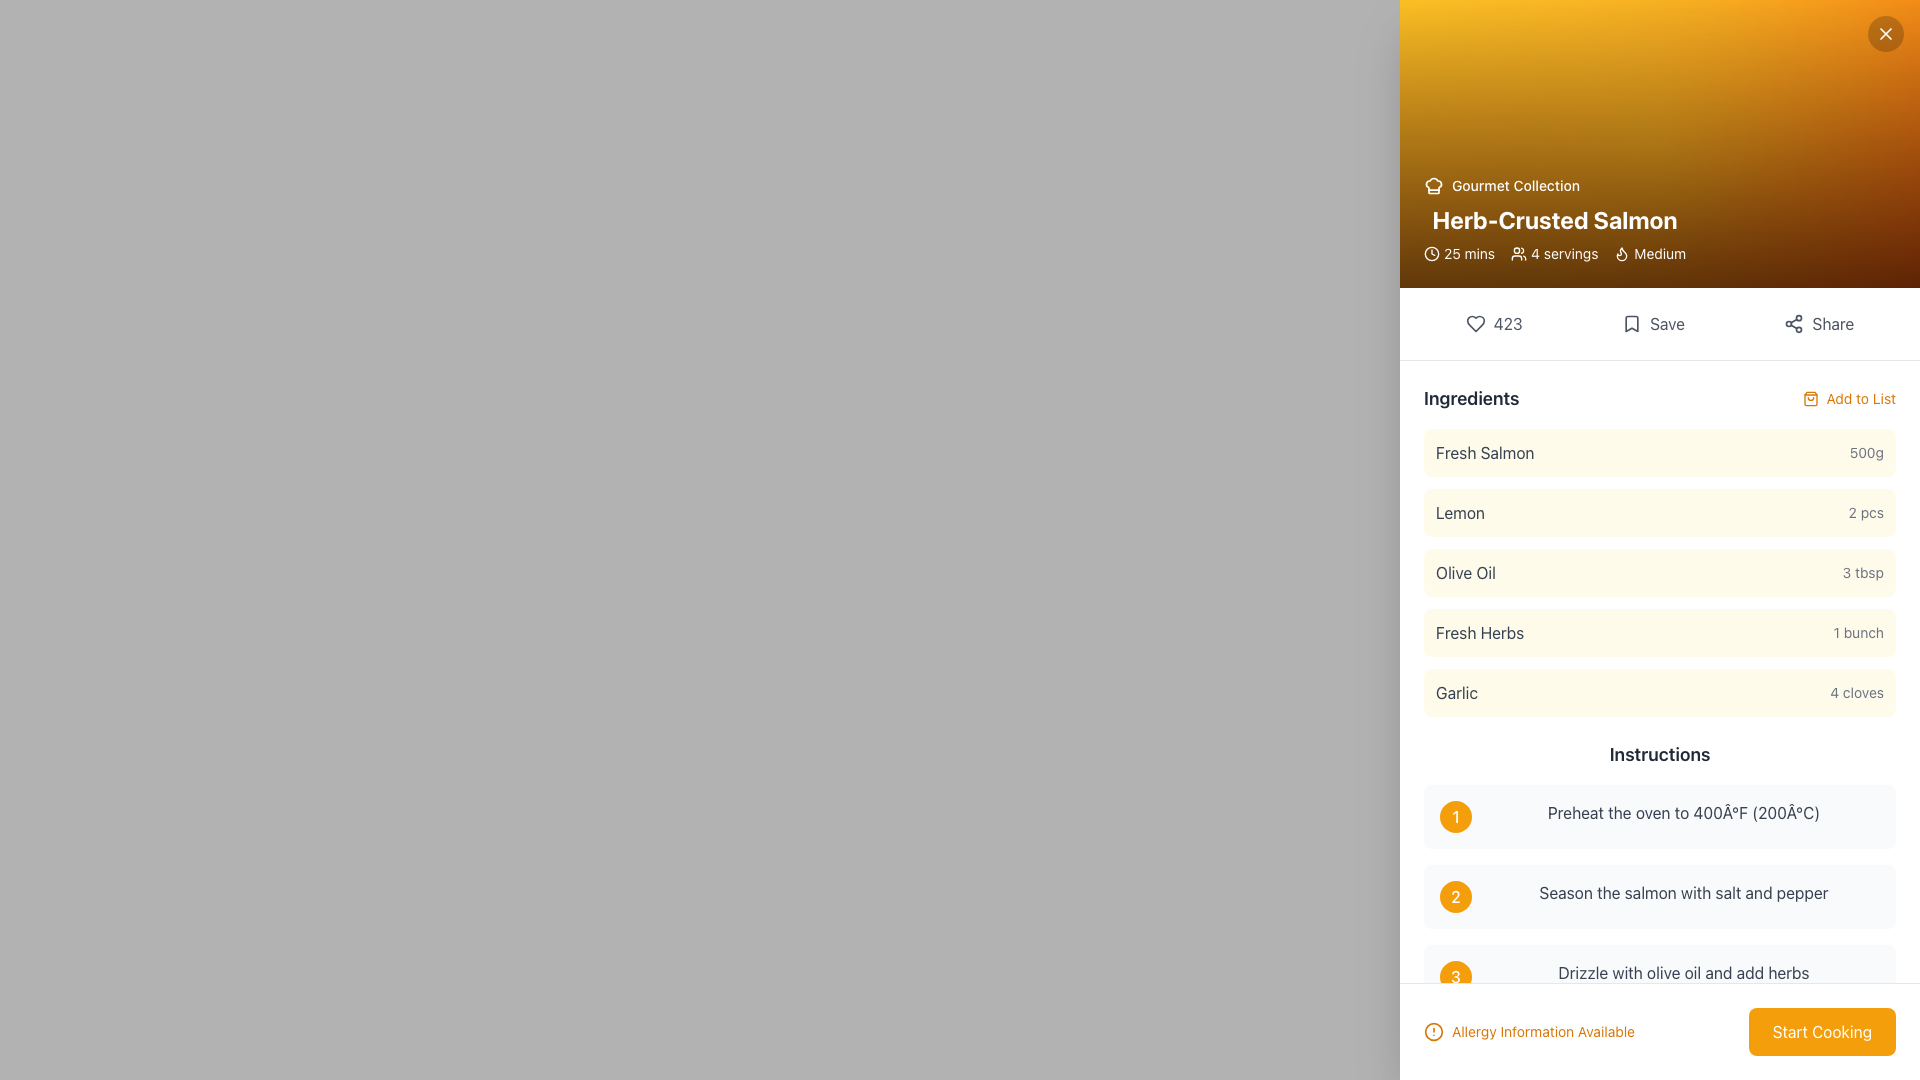 This screenshot has width=1920, height=1080. I want to click on the save button with an icon and text label, located between the '423' count button and the 'Share' button, in the upper section of the interface below the title 'Herb-Crusted Salmon', so click(1653, 323).